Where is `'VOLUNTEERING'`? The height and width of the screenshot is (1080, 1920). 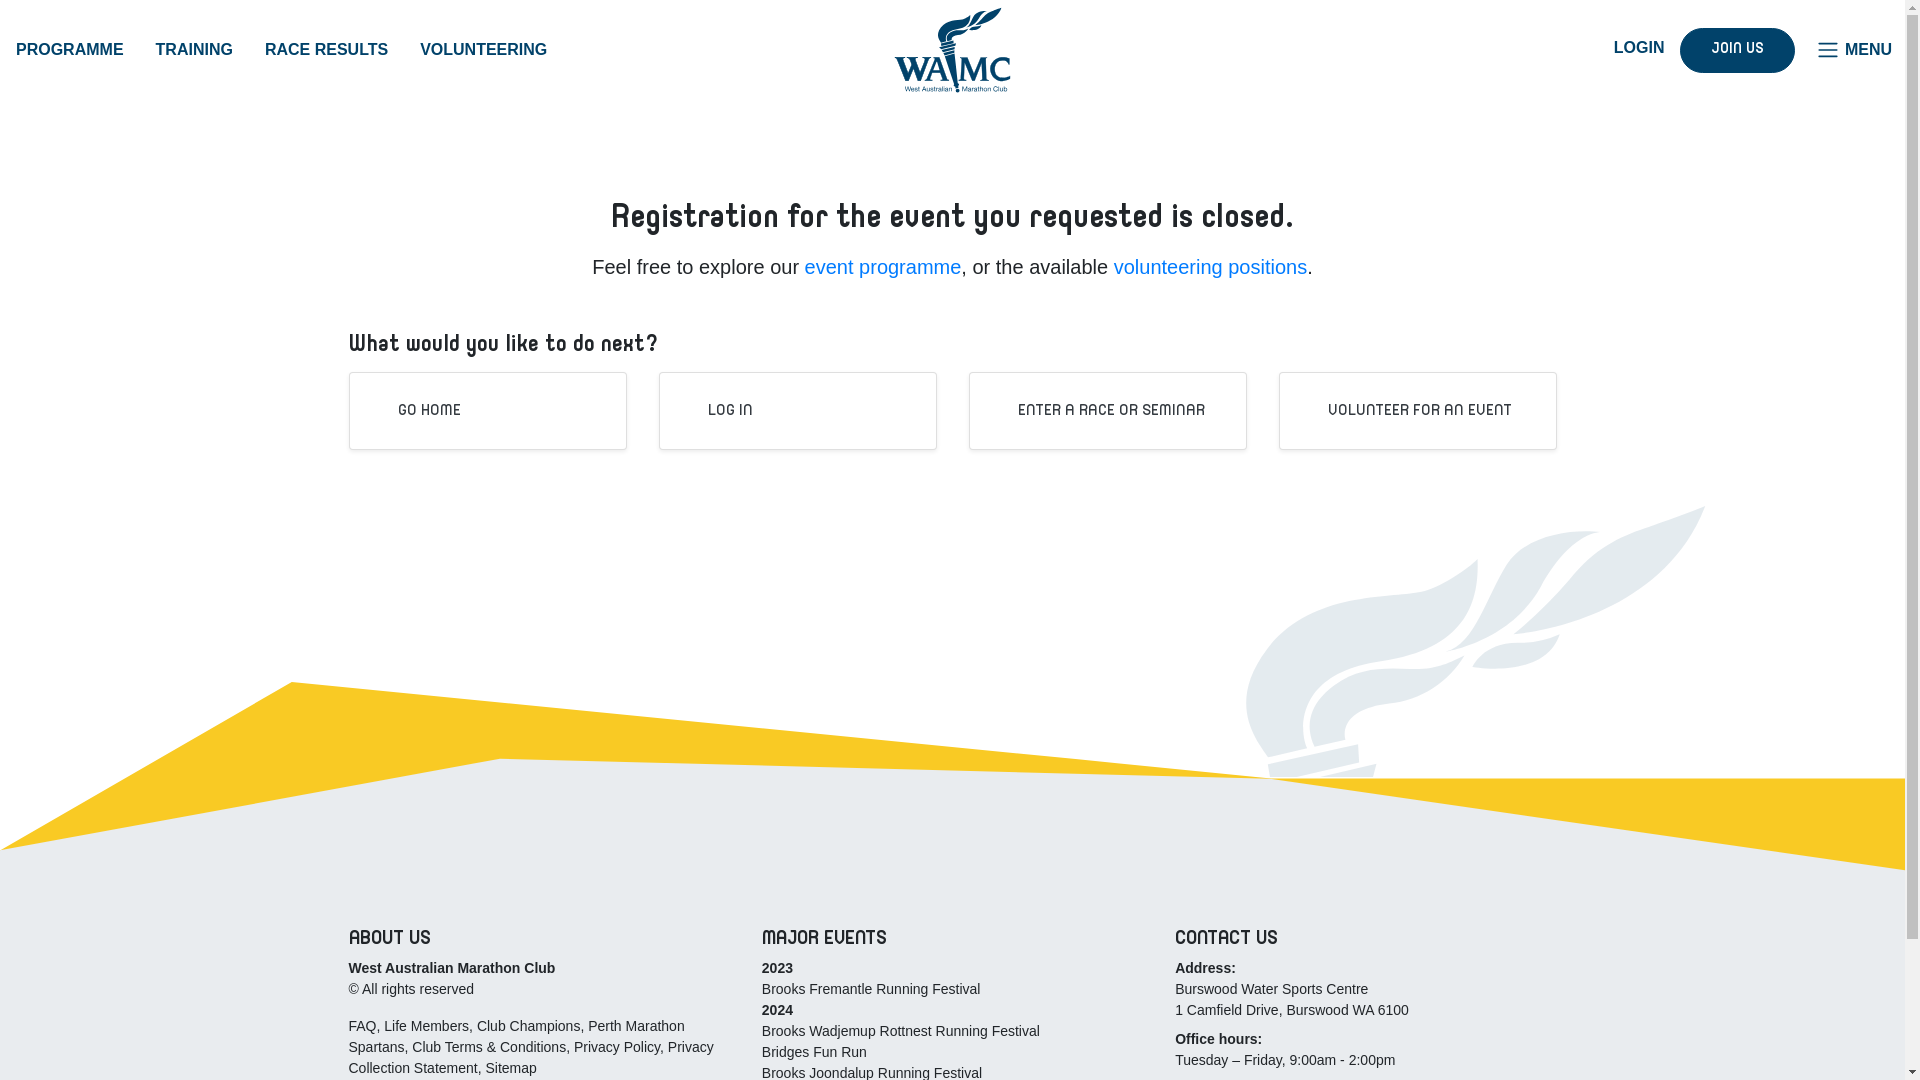 'VOLUNTEERING' is located at coordinates (483, 49).